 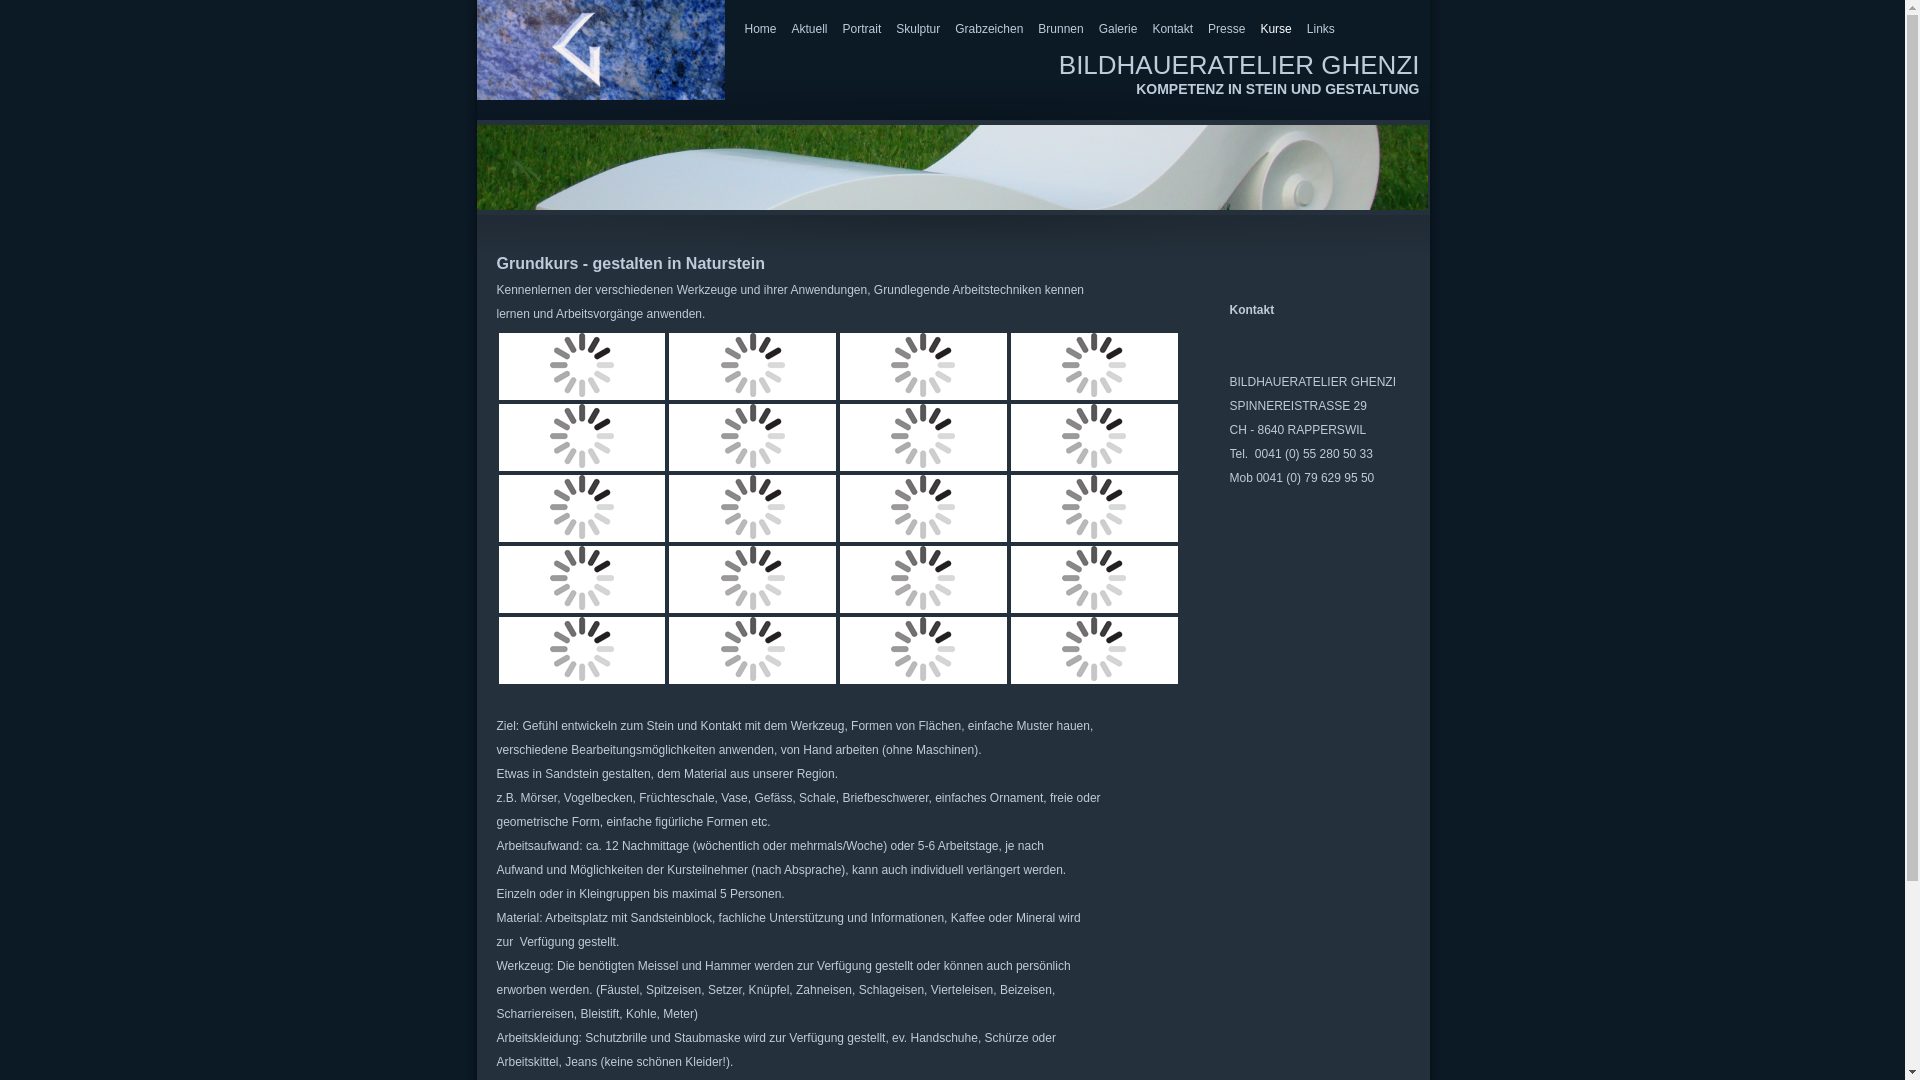 What do you see at coordinates (758, 29) in the screenshot?
I see `'Home'` at bounding box center [758, 29].